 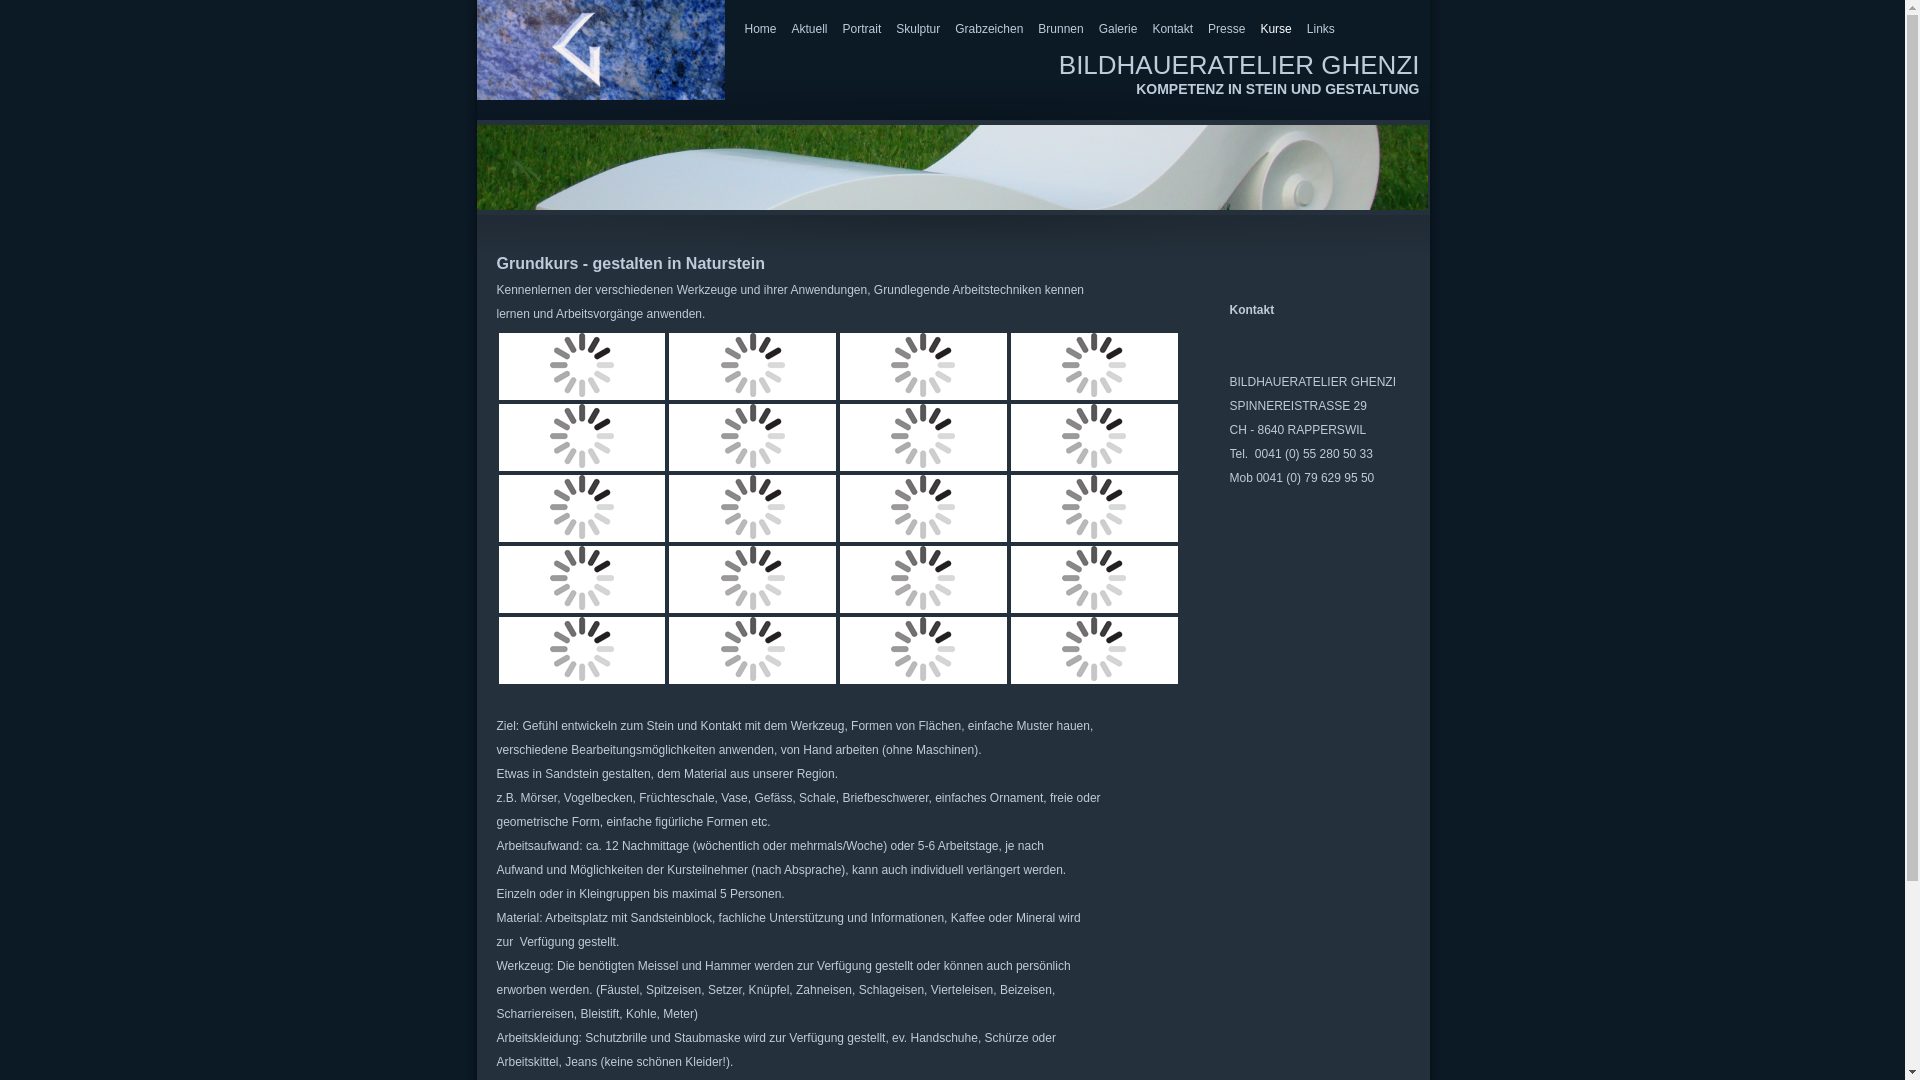 What do you see at coordinates (758, 29) in the screenshot?
I see `'Home'` at bounding box center [758, 29].